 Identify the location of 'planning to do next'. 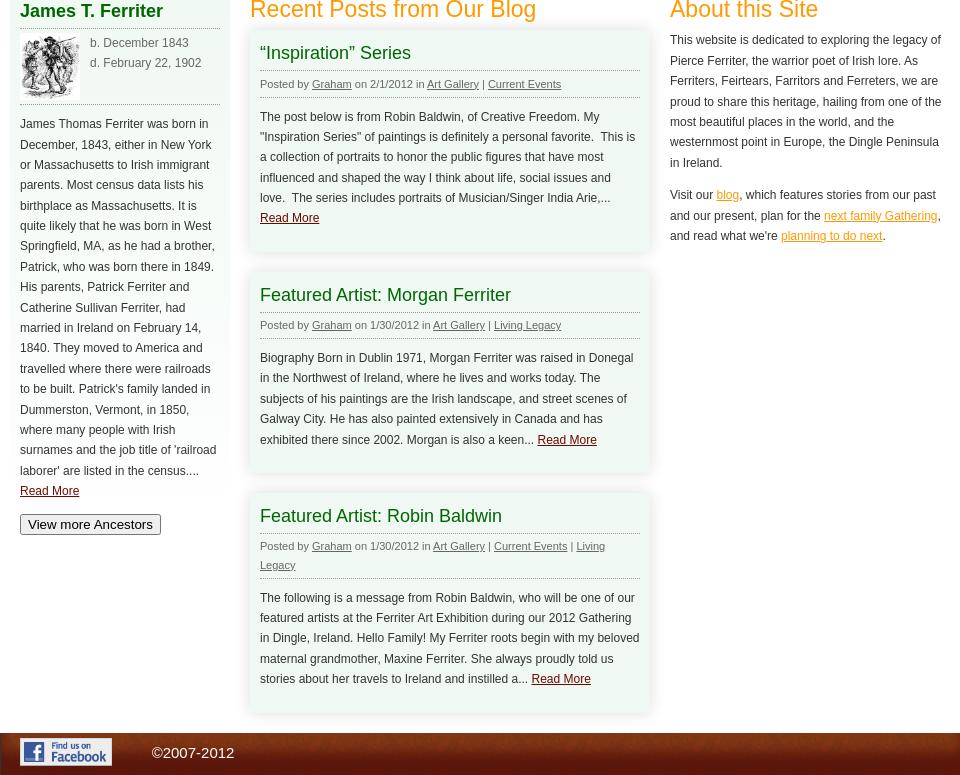
(831, 233).